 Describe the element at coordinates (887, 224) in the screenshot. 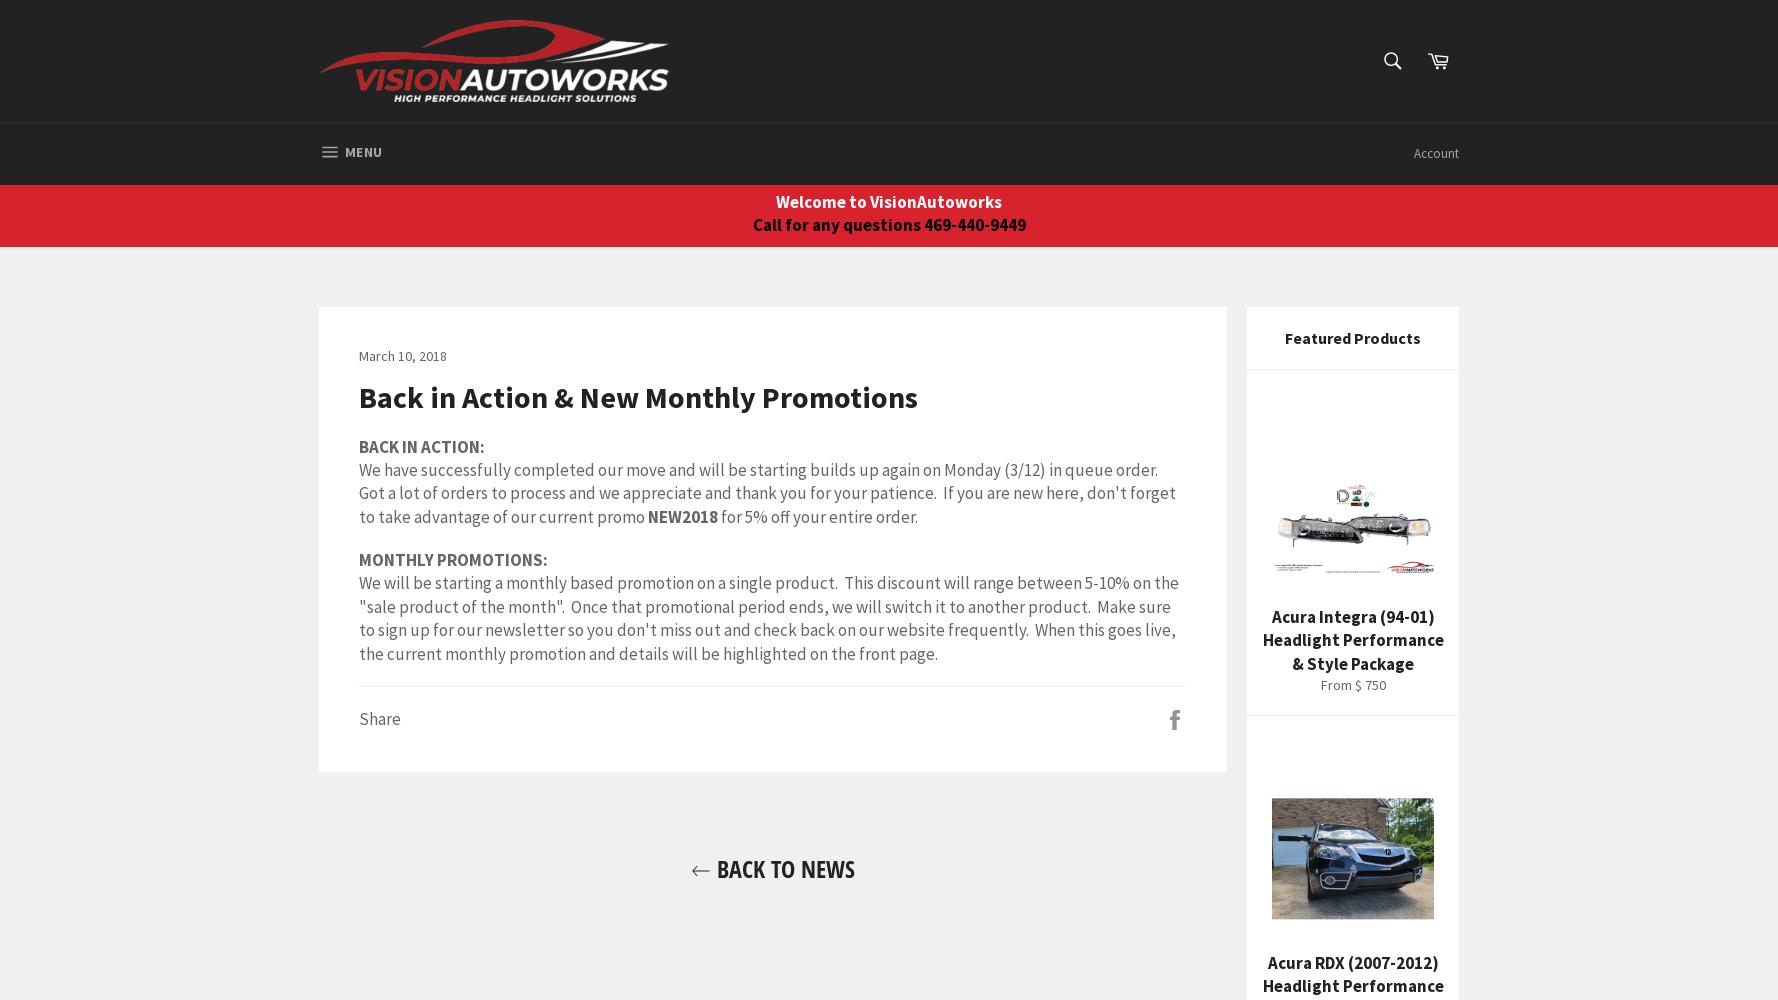

I see `'Call for any questions 469-440-9449'` at that location.